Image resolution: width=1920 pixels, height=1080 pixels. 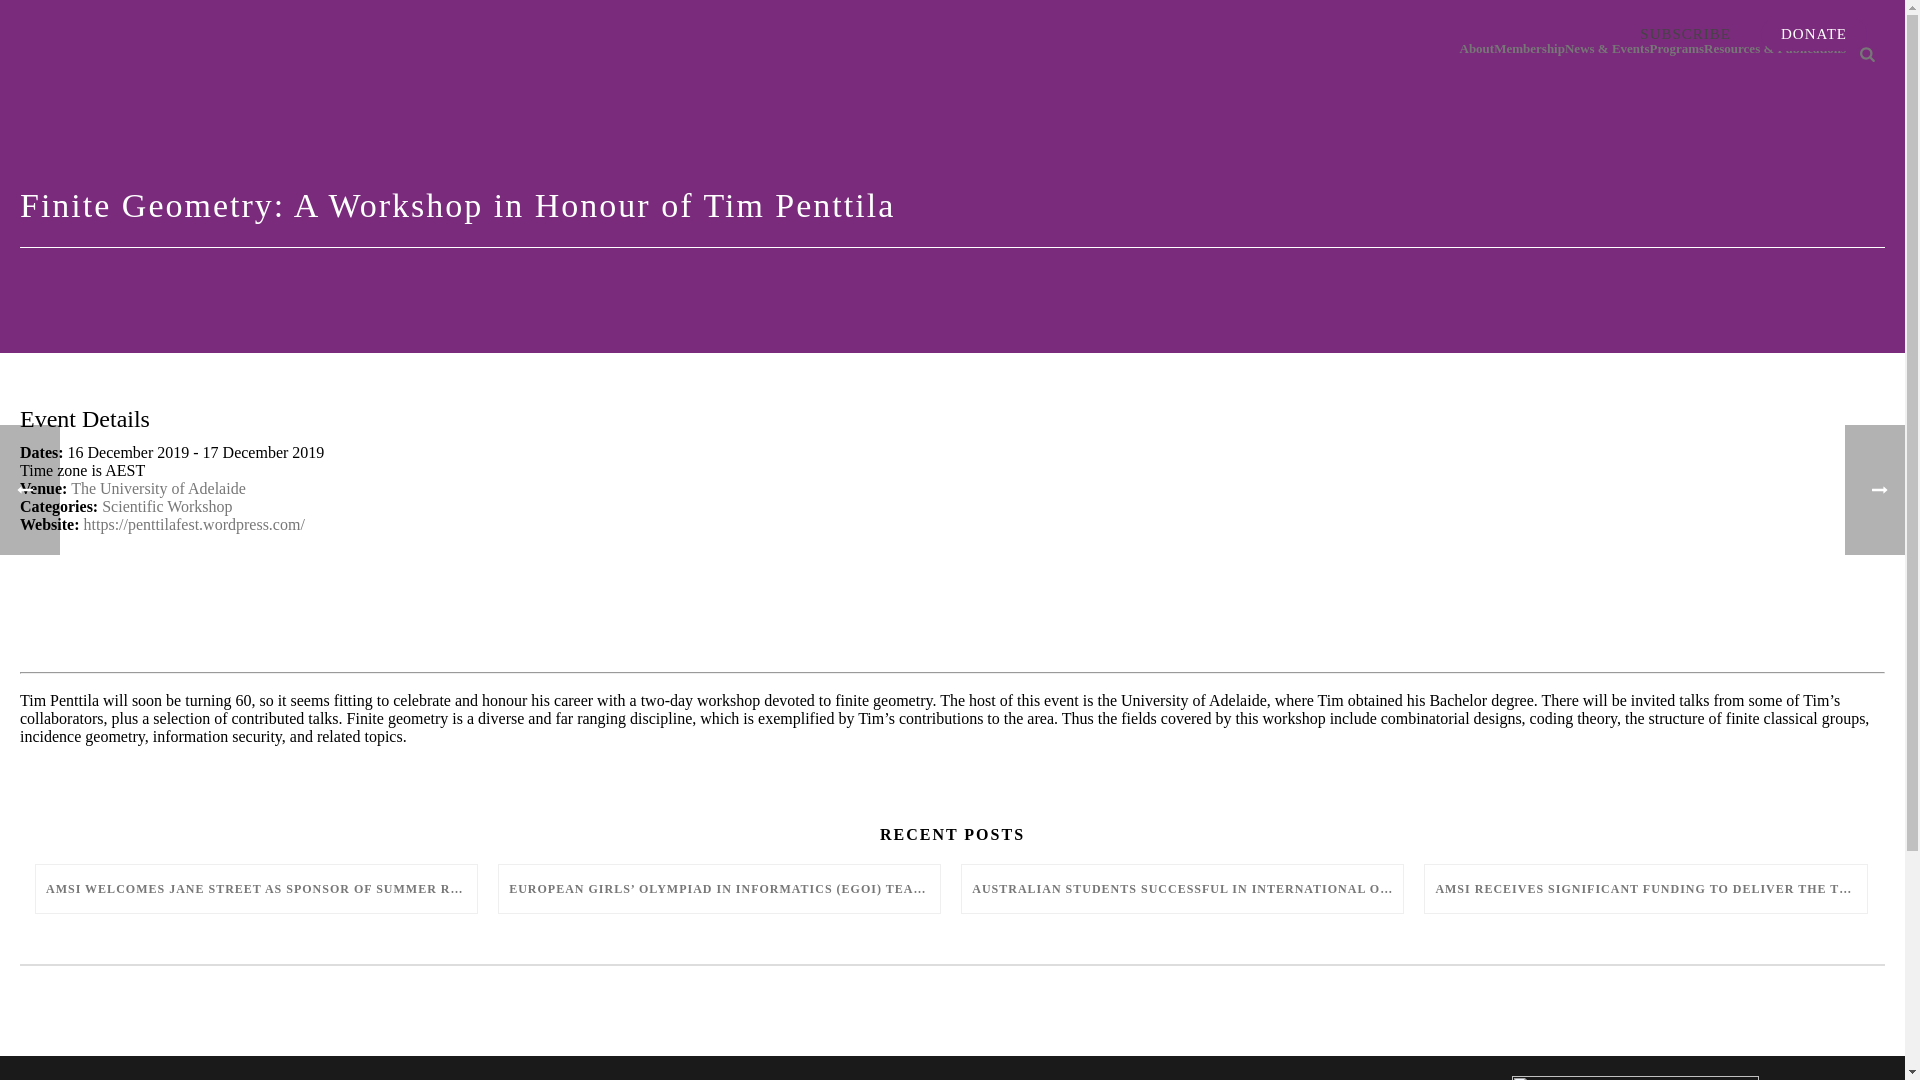 What do you see at coordinates (71, 488) in the screenshot?
I see `'The University of Adelaide'` at bounding box center [71, 488].